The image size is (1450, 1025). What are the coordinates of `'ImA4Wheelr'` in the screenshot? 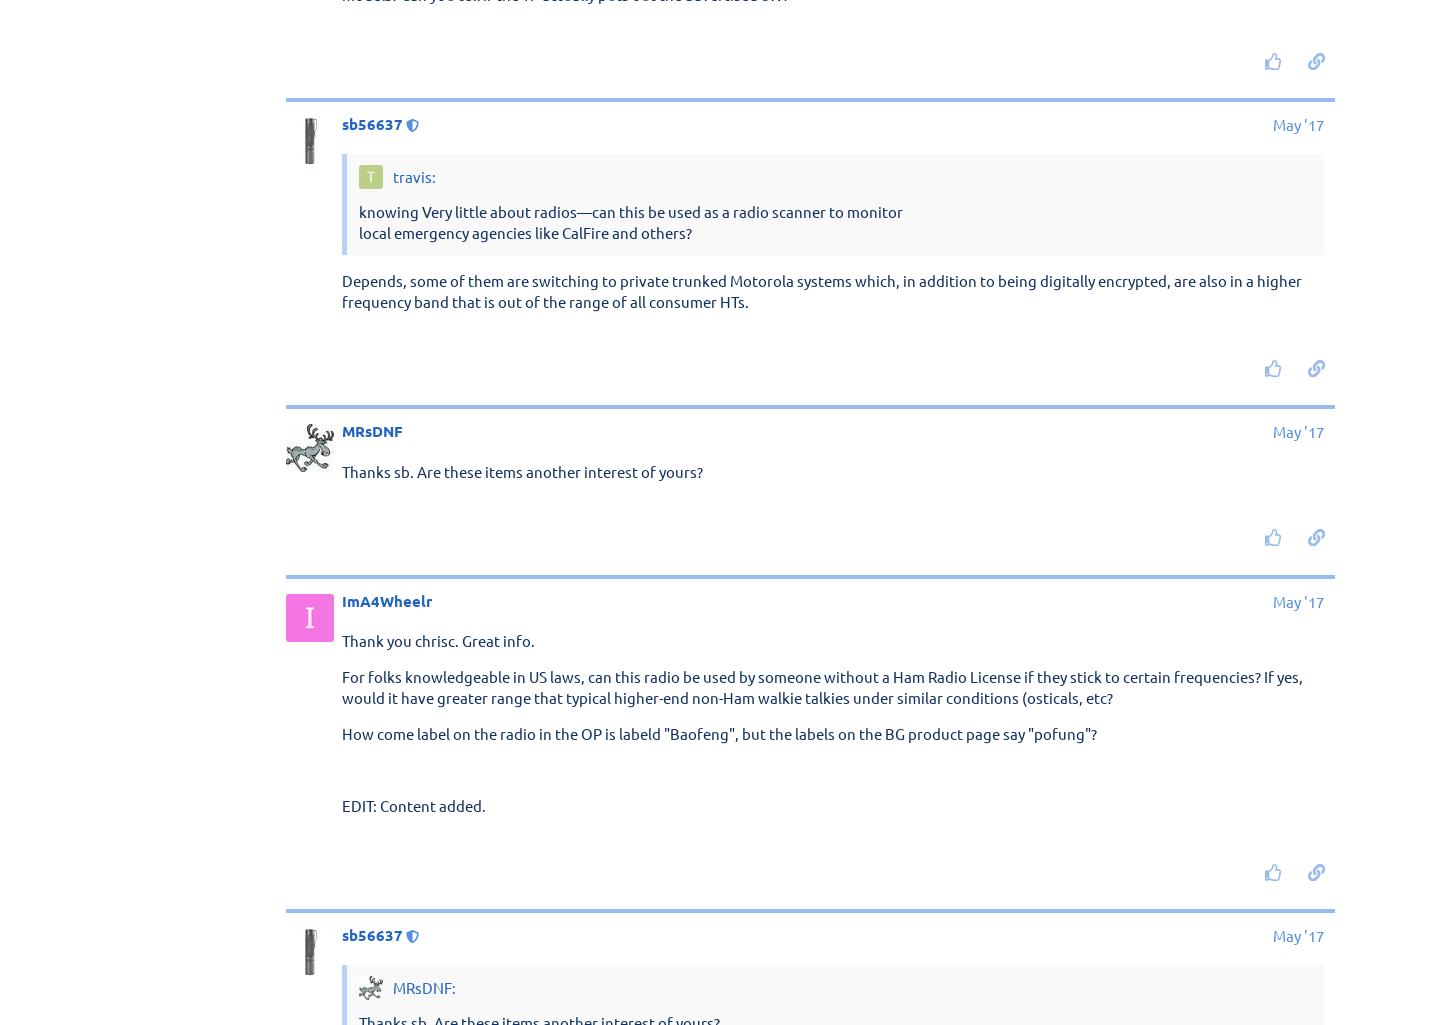 It's located at (386, 600).